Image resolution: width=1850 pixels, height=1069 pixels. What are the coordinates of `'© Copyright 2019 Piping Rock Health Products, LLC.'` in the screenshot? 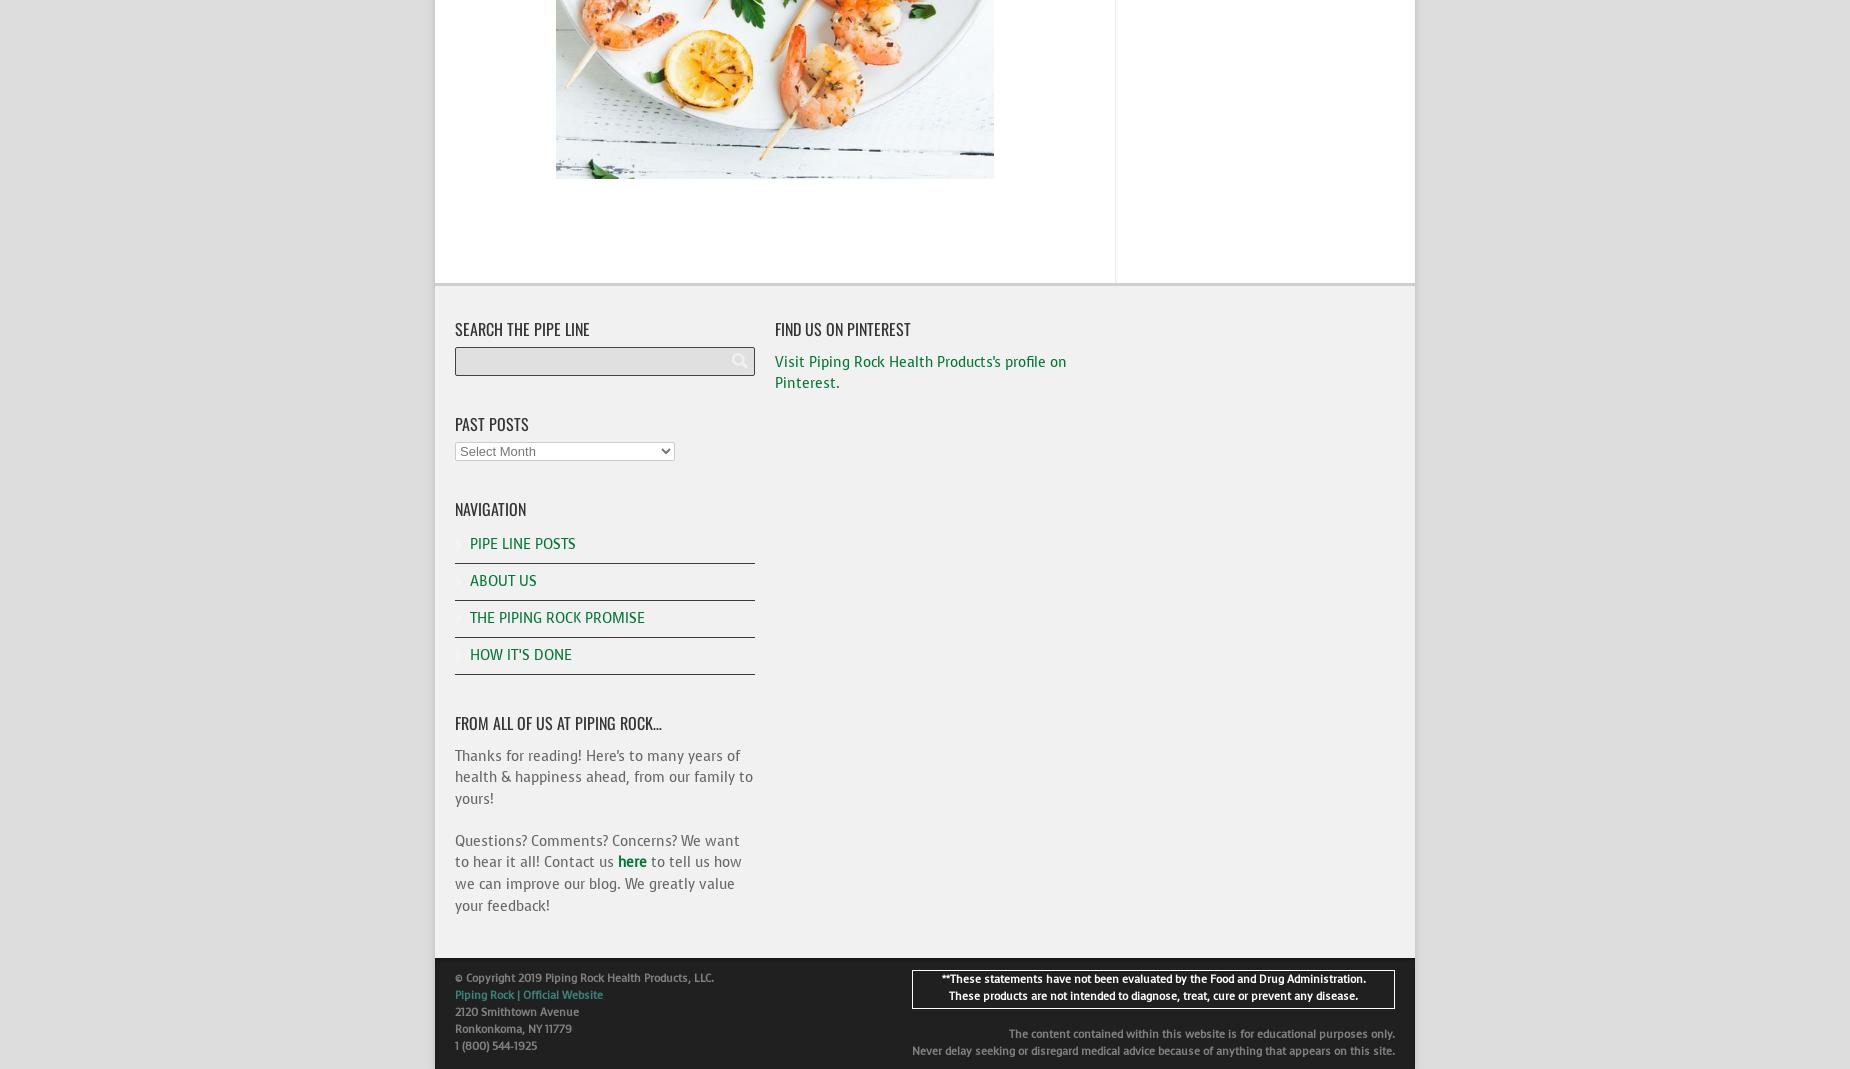 It's located at (584, 977).